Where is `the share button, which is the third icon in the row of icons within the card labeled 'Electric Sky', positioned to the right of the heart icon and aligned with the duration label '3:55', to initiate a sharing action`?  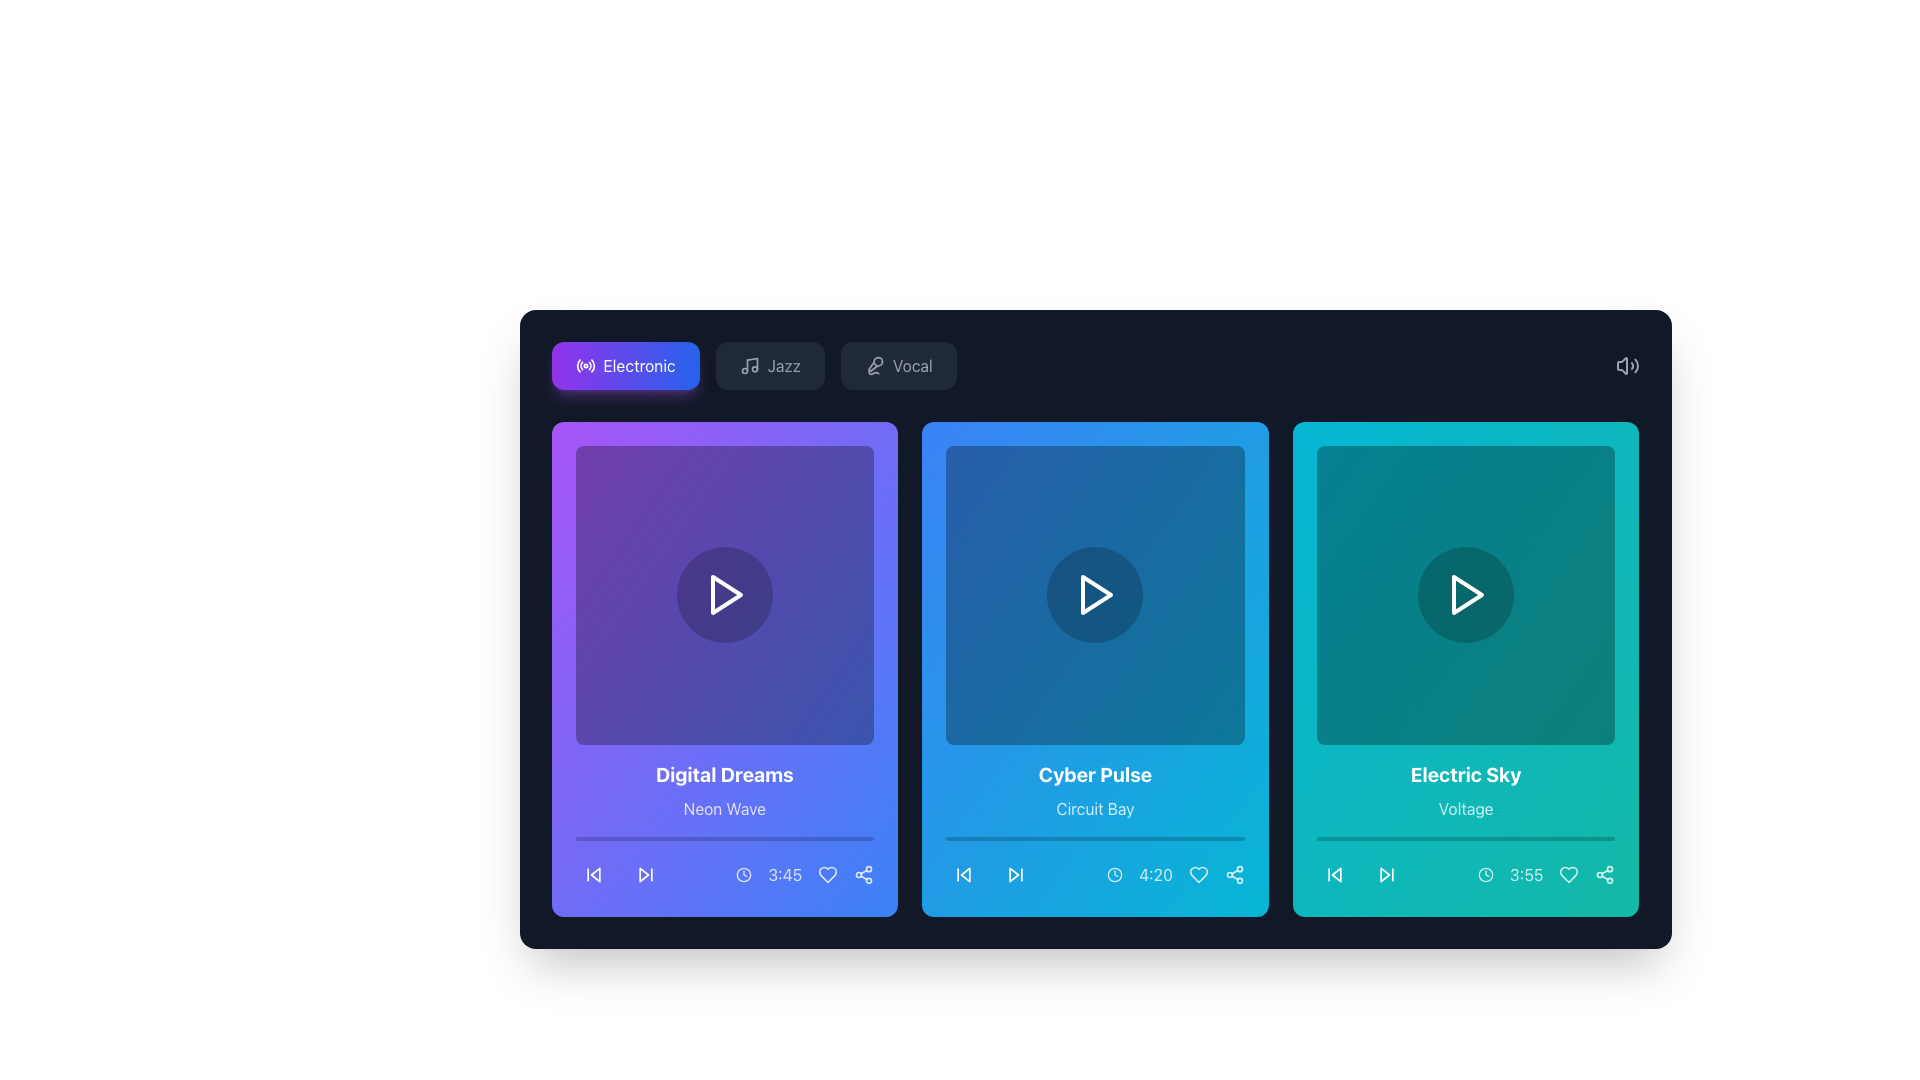
the share button, which is the third icon in the row of icons within the card labeled 'Electric Sky', positioned to the right of the heart icon and aligned with the duration label '3:55', to initiate a sharing action is located at coordinates (1605, 873).